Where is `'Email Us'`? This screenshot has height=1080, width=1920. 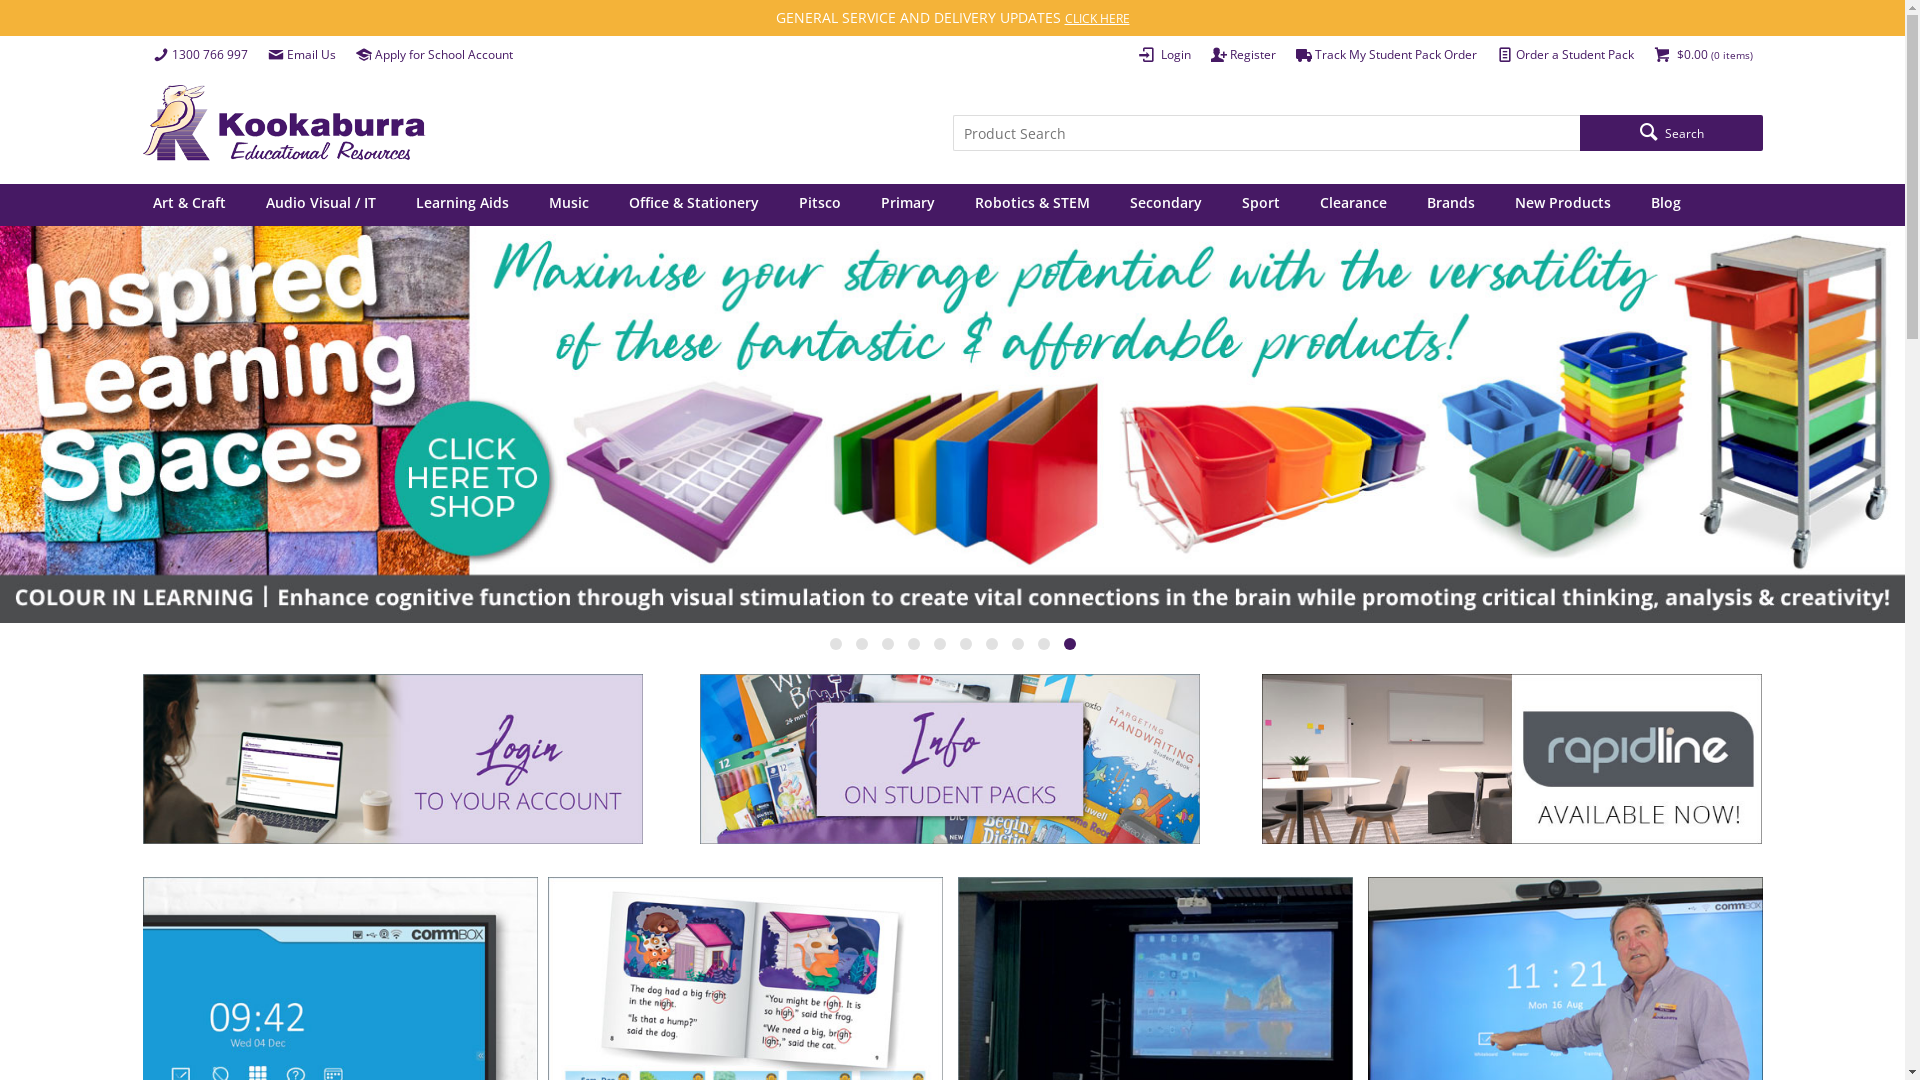
'Email Us' is located at coordinates (301, 53).